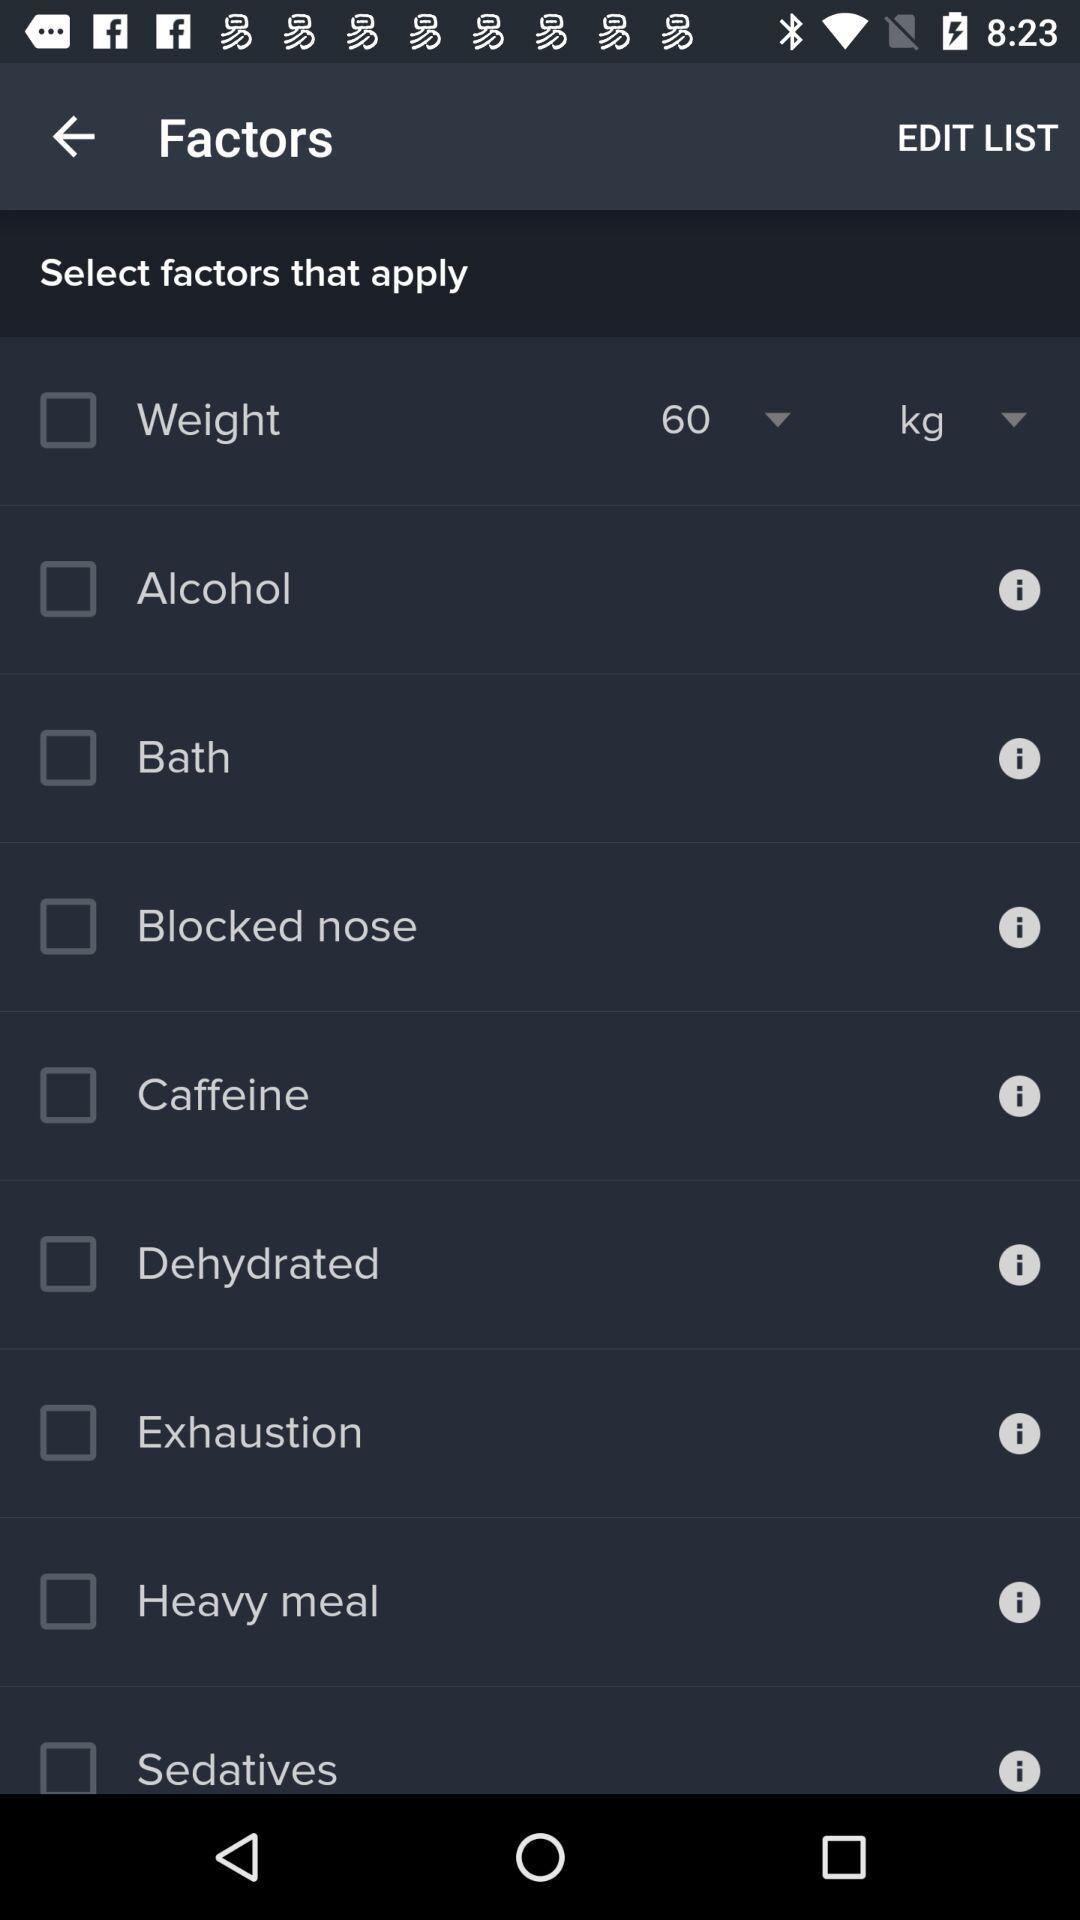 The width and height of the screenshot is (1080, 1920). I want to click on the icon to the left of the factors, so click(72, 135).